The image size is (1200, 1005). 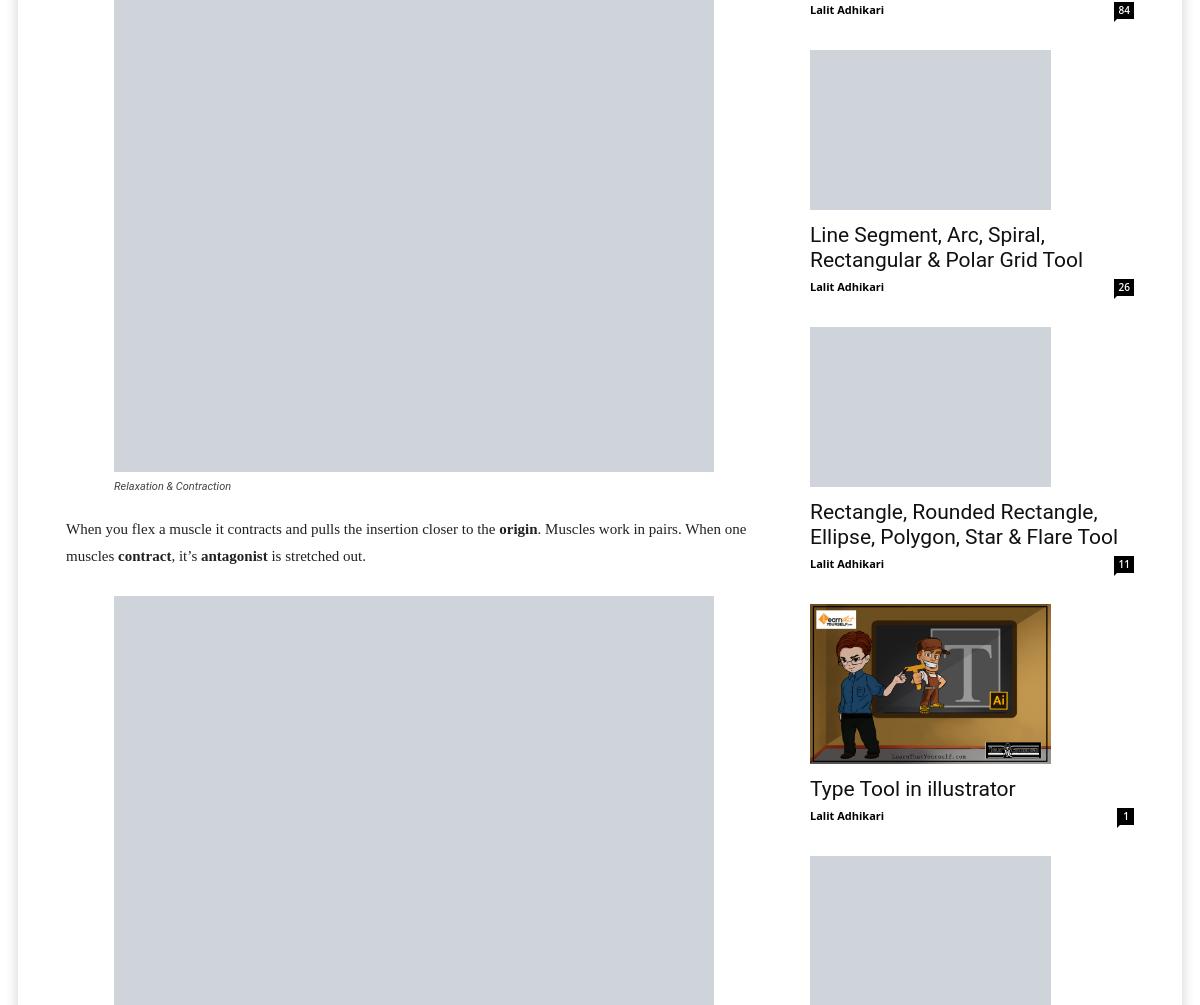 What do you see at coordinates (1123, 562) in the screenshot?
I see `'11'` at bounding box center [1123, 562].